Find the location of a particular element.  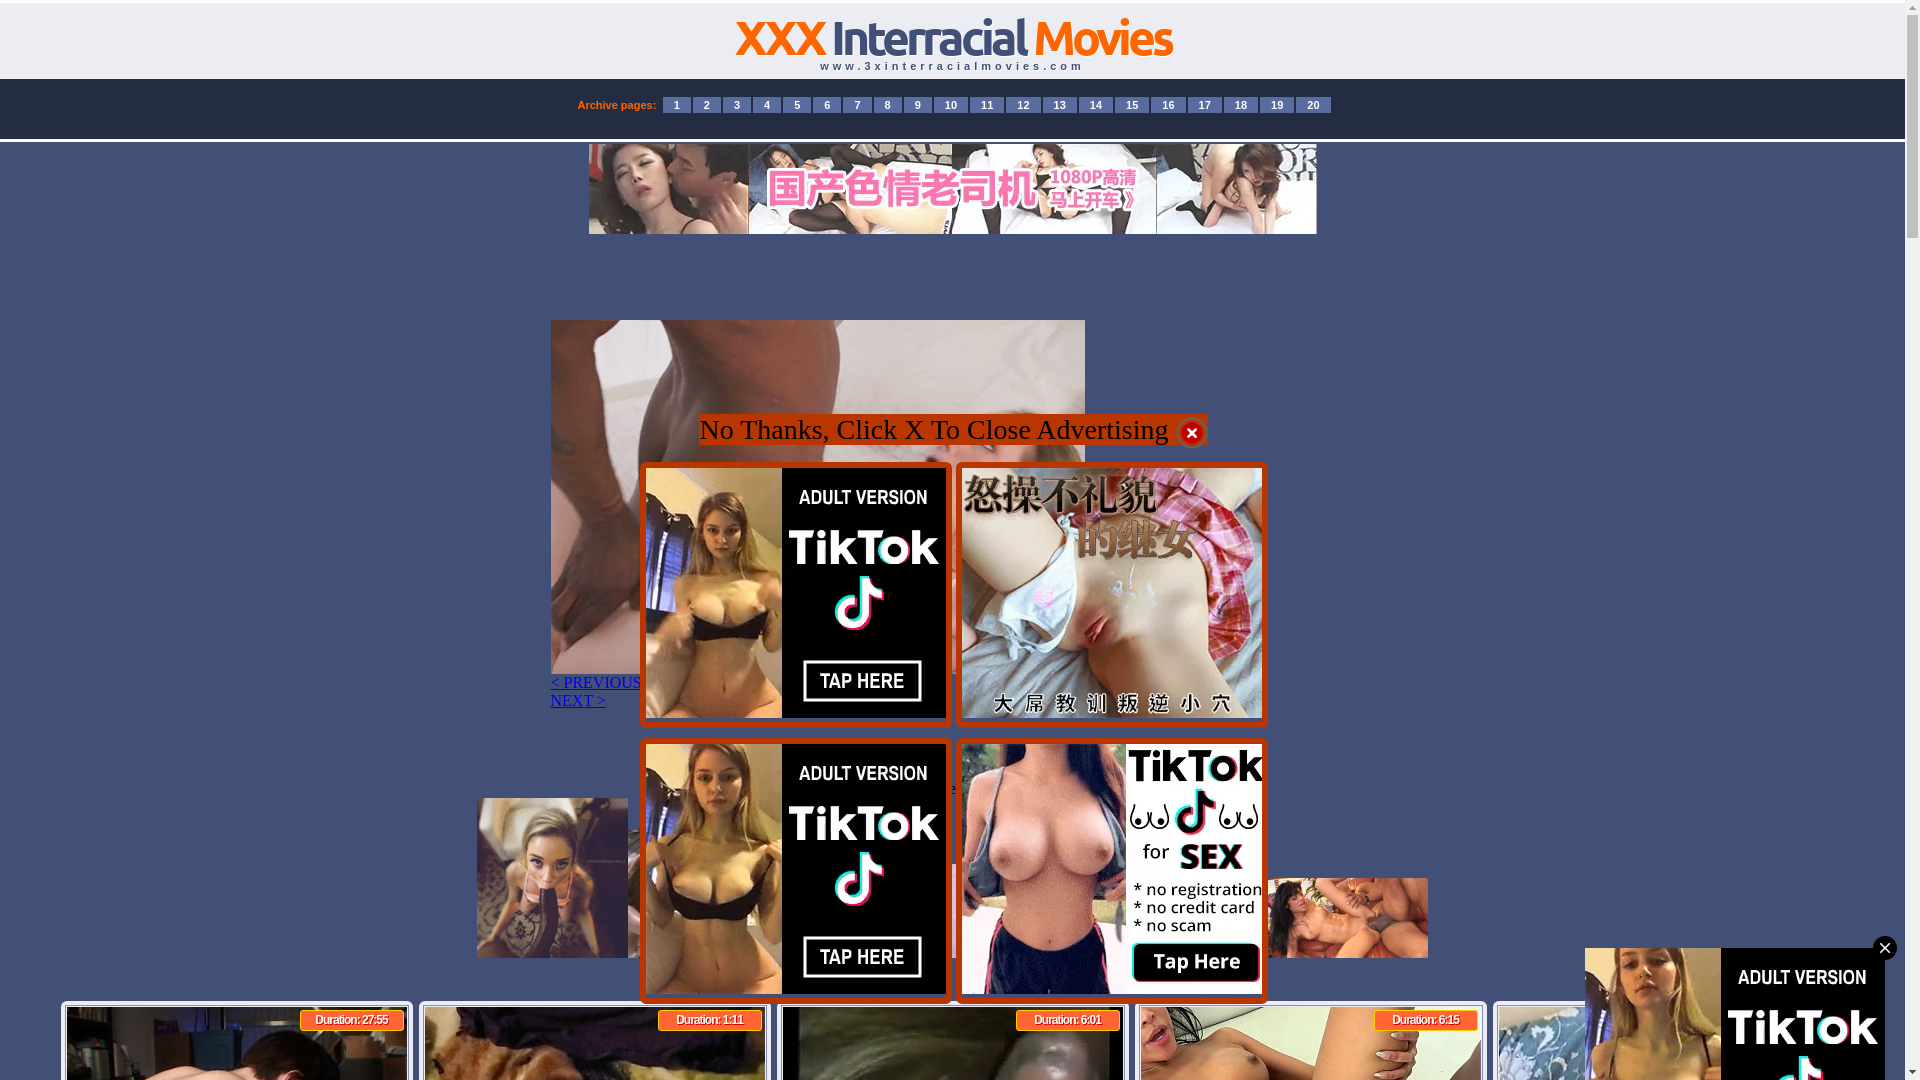

'19' is located at coordinates (1258, 104).